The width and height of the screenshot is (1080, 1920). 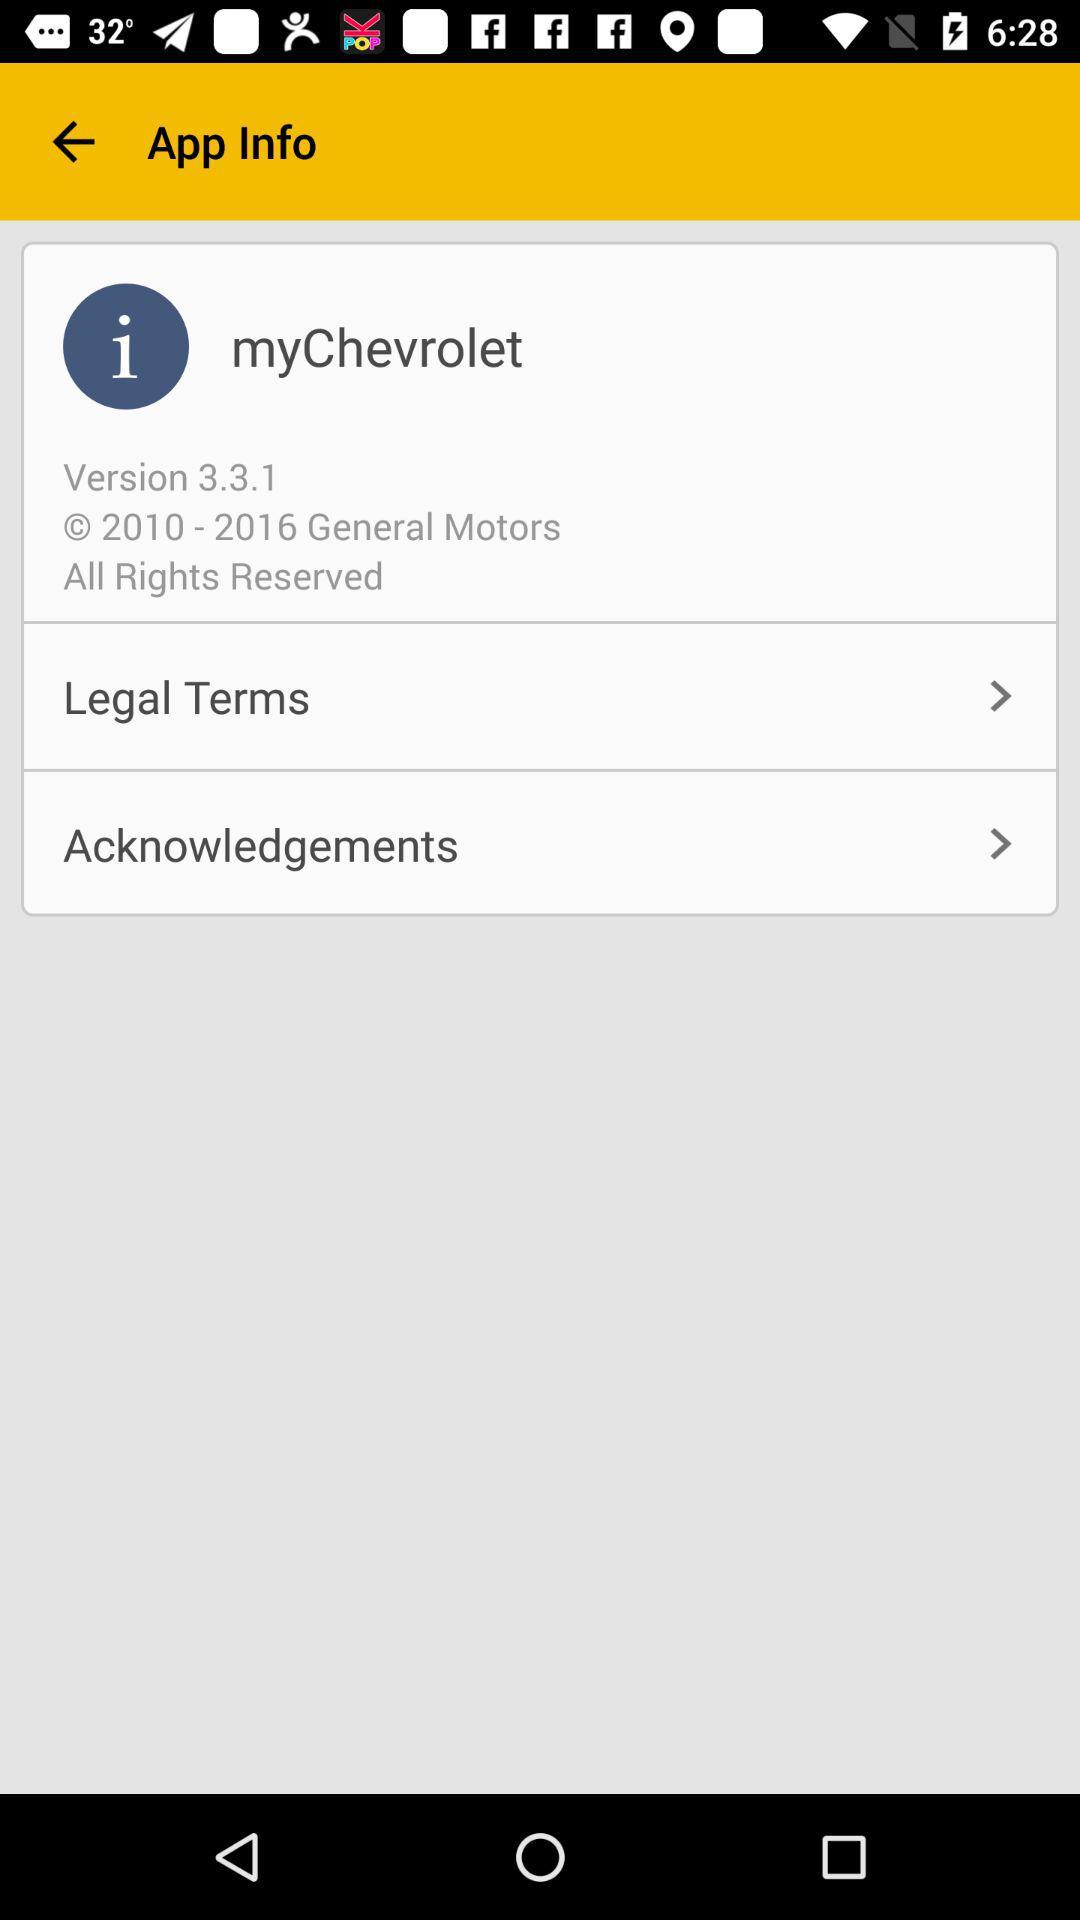 I want to click on legal terms icon, so click(x=540, y=696).